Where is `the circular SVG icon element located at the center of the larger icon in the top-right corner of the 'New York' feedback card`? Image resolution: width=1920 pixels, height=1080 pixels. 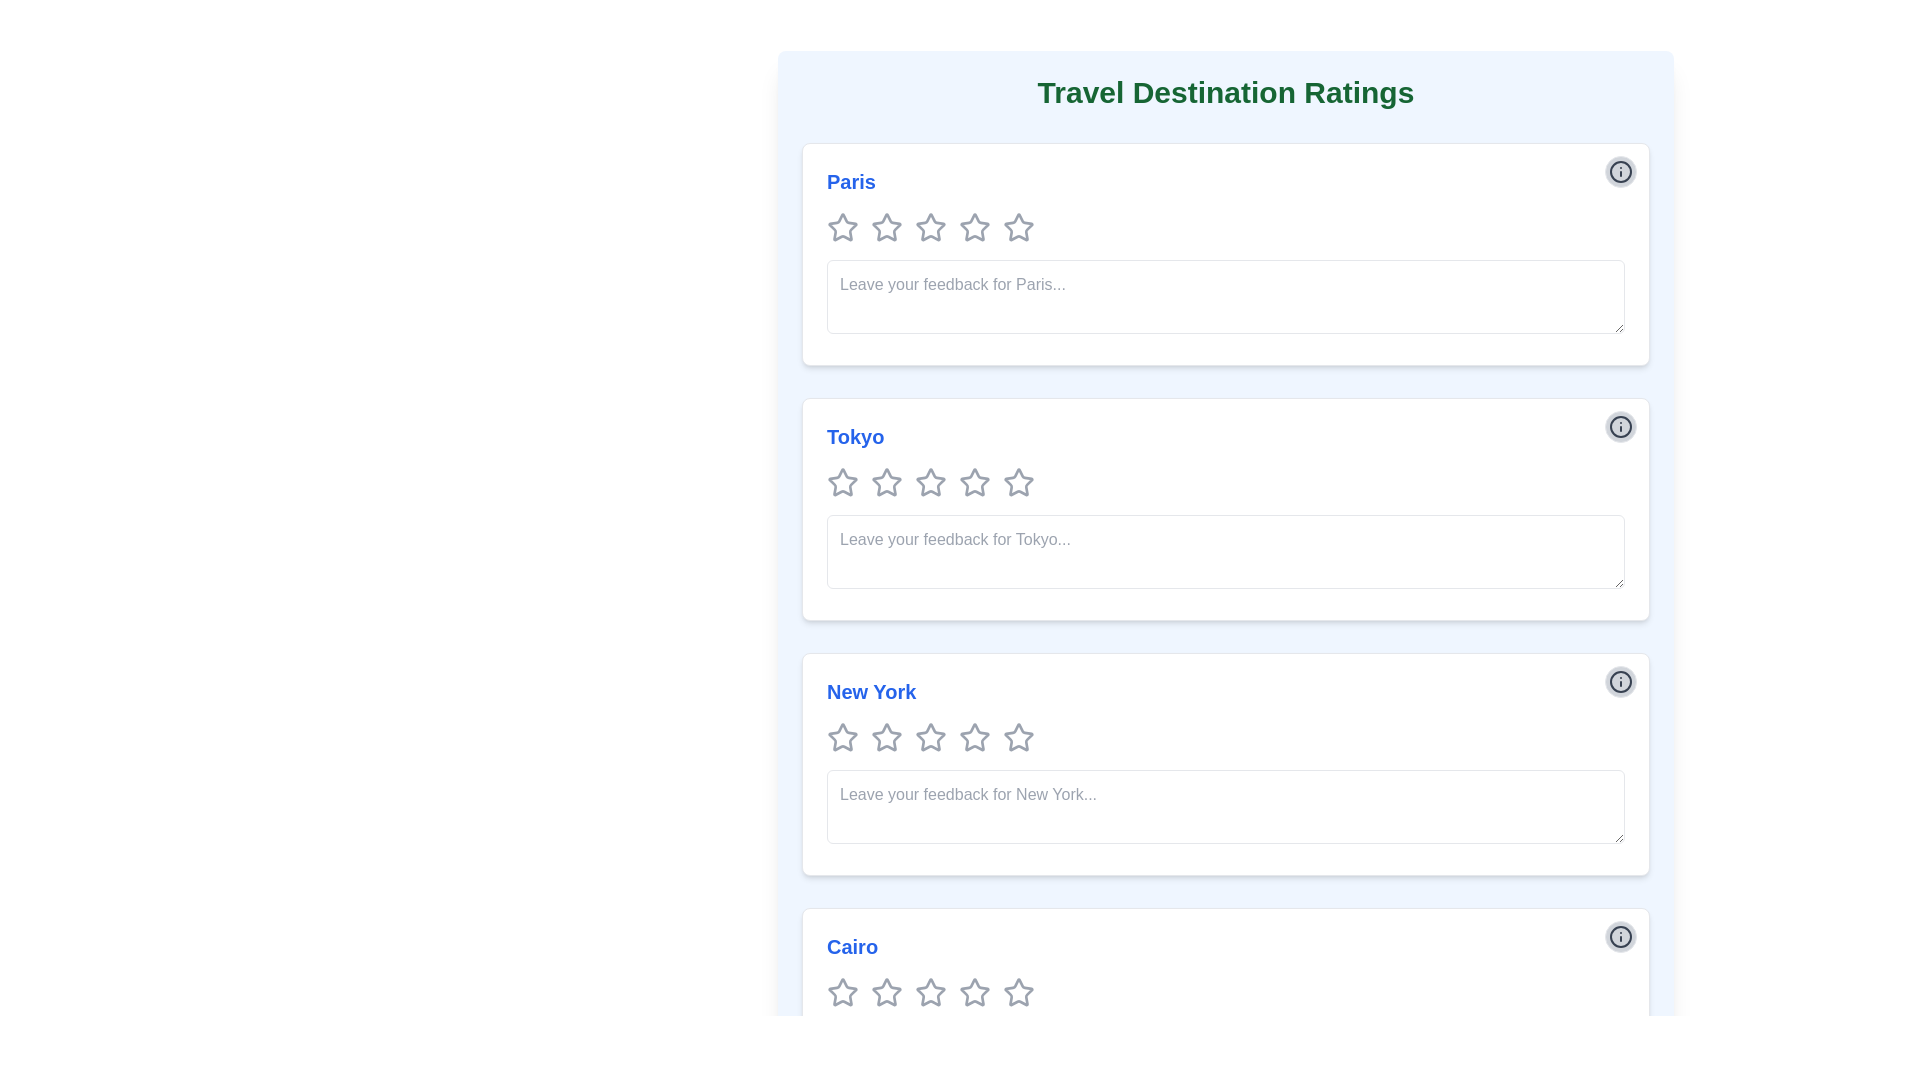
the circular SVG icon element located at the center of the larger icon in the top-right corner of the 'New York' feedback card is located at coordinates (1621, 681).